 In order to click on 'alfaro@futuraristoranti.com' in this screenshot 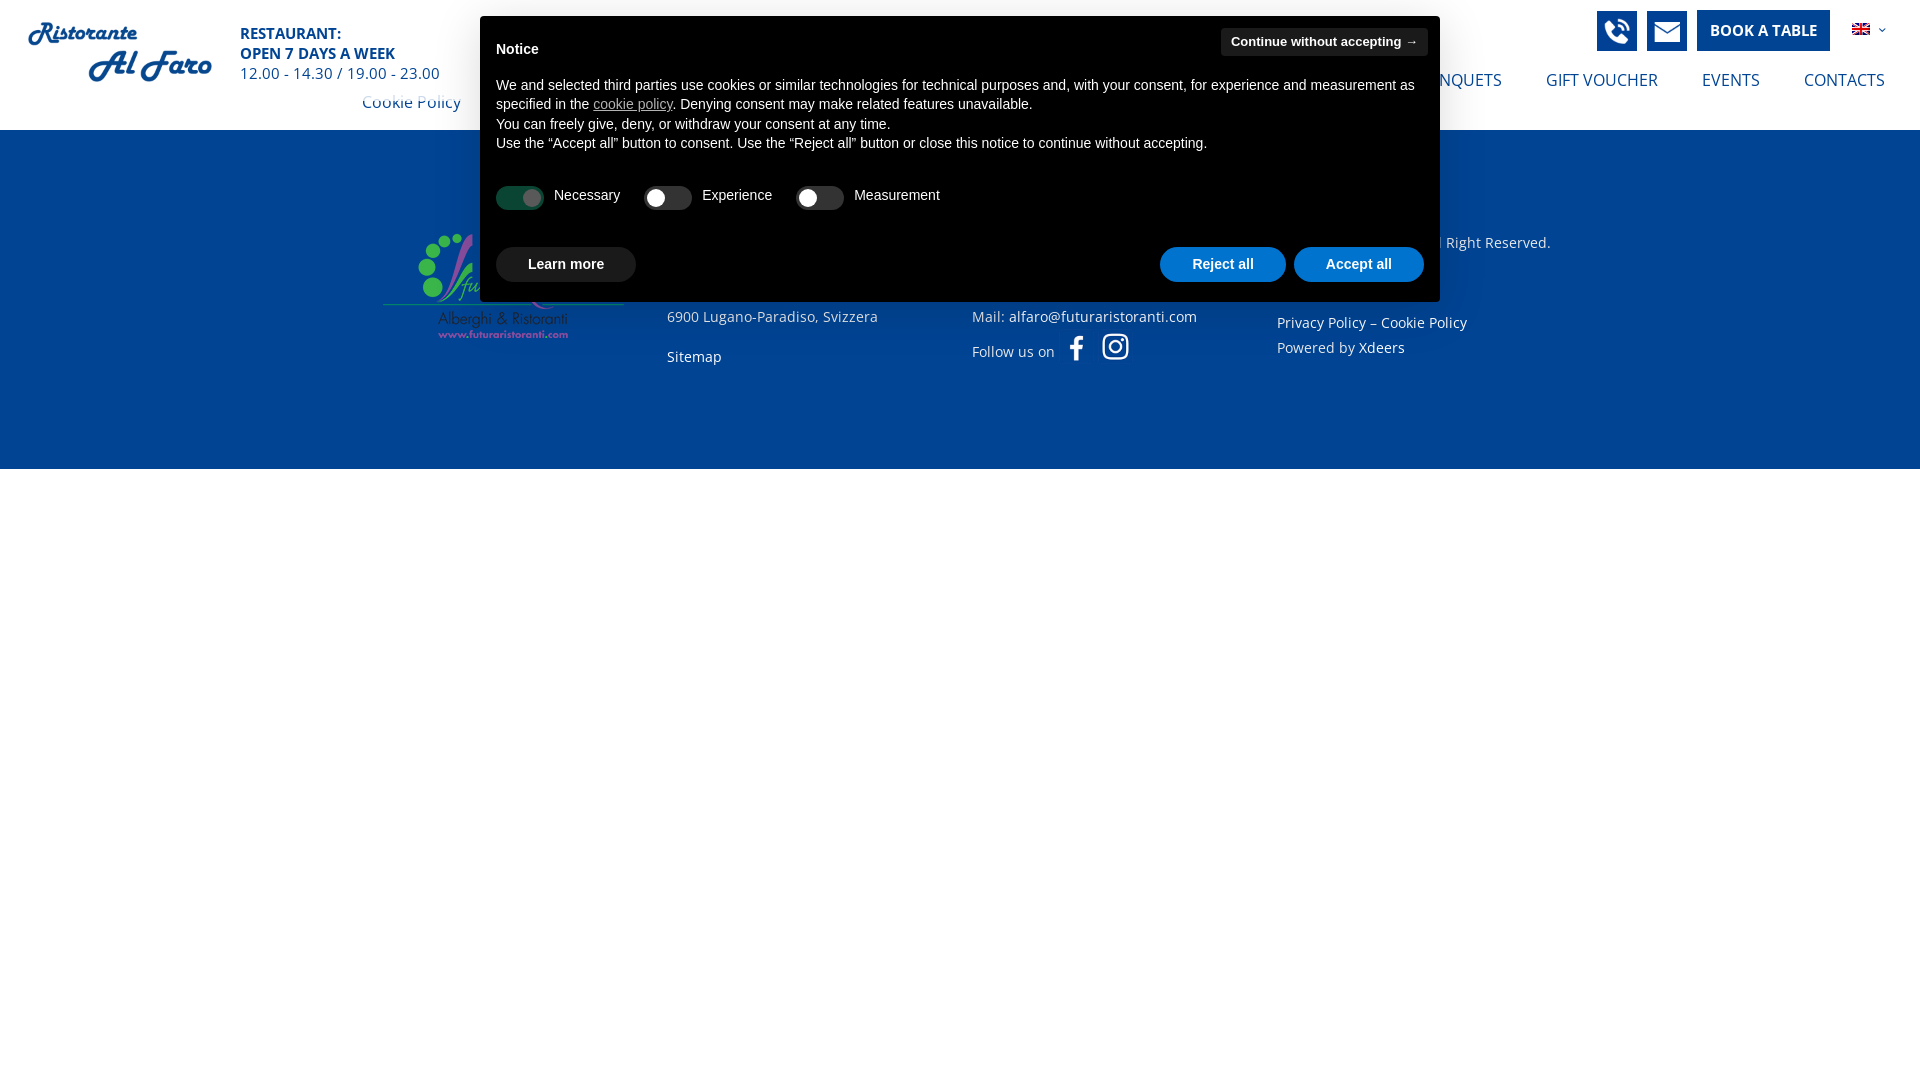, I will do `click(1102, 315)`.